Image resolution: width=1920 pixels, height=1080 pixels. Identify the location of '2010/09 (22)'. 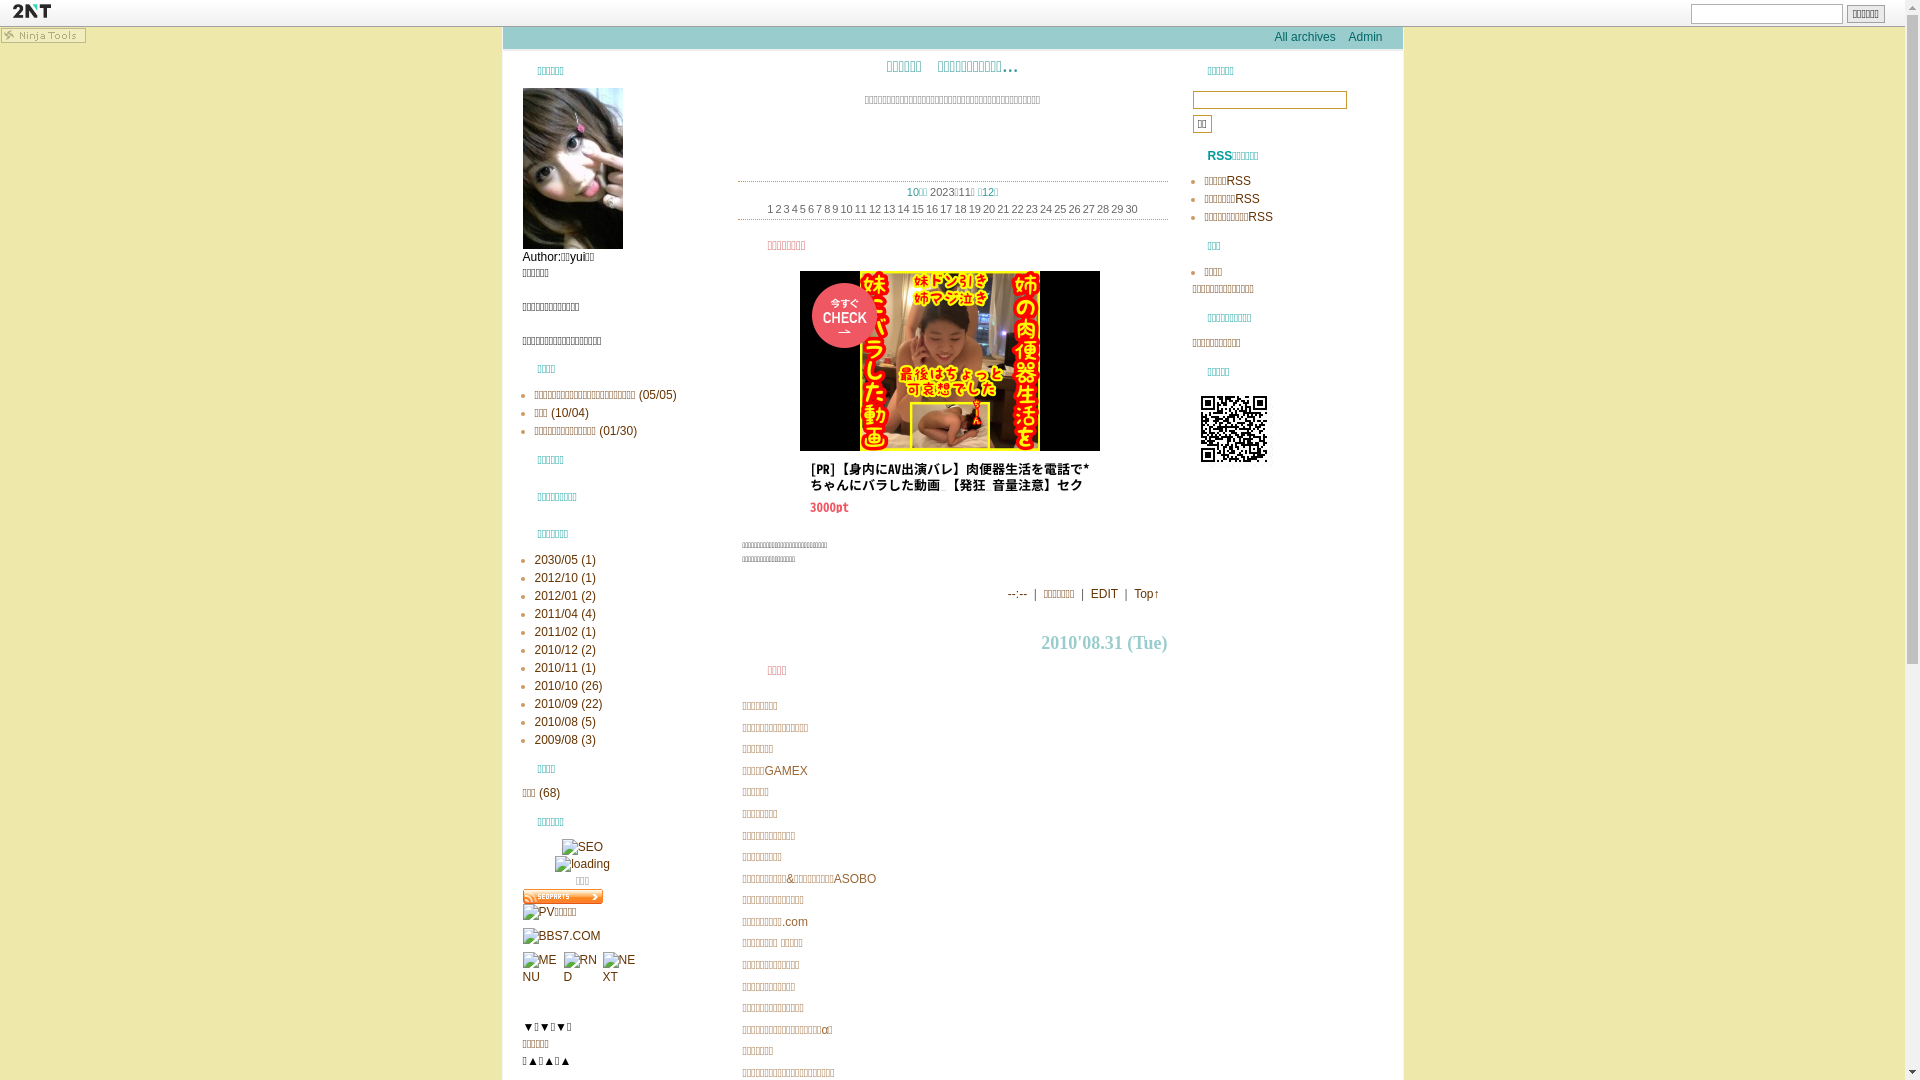
(566, 703).